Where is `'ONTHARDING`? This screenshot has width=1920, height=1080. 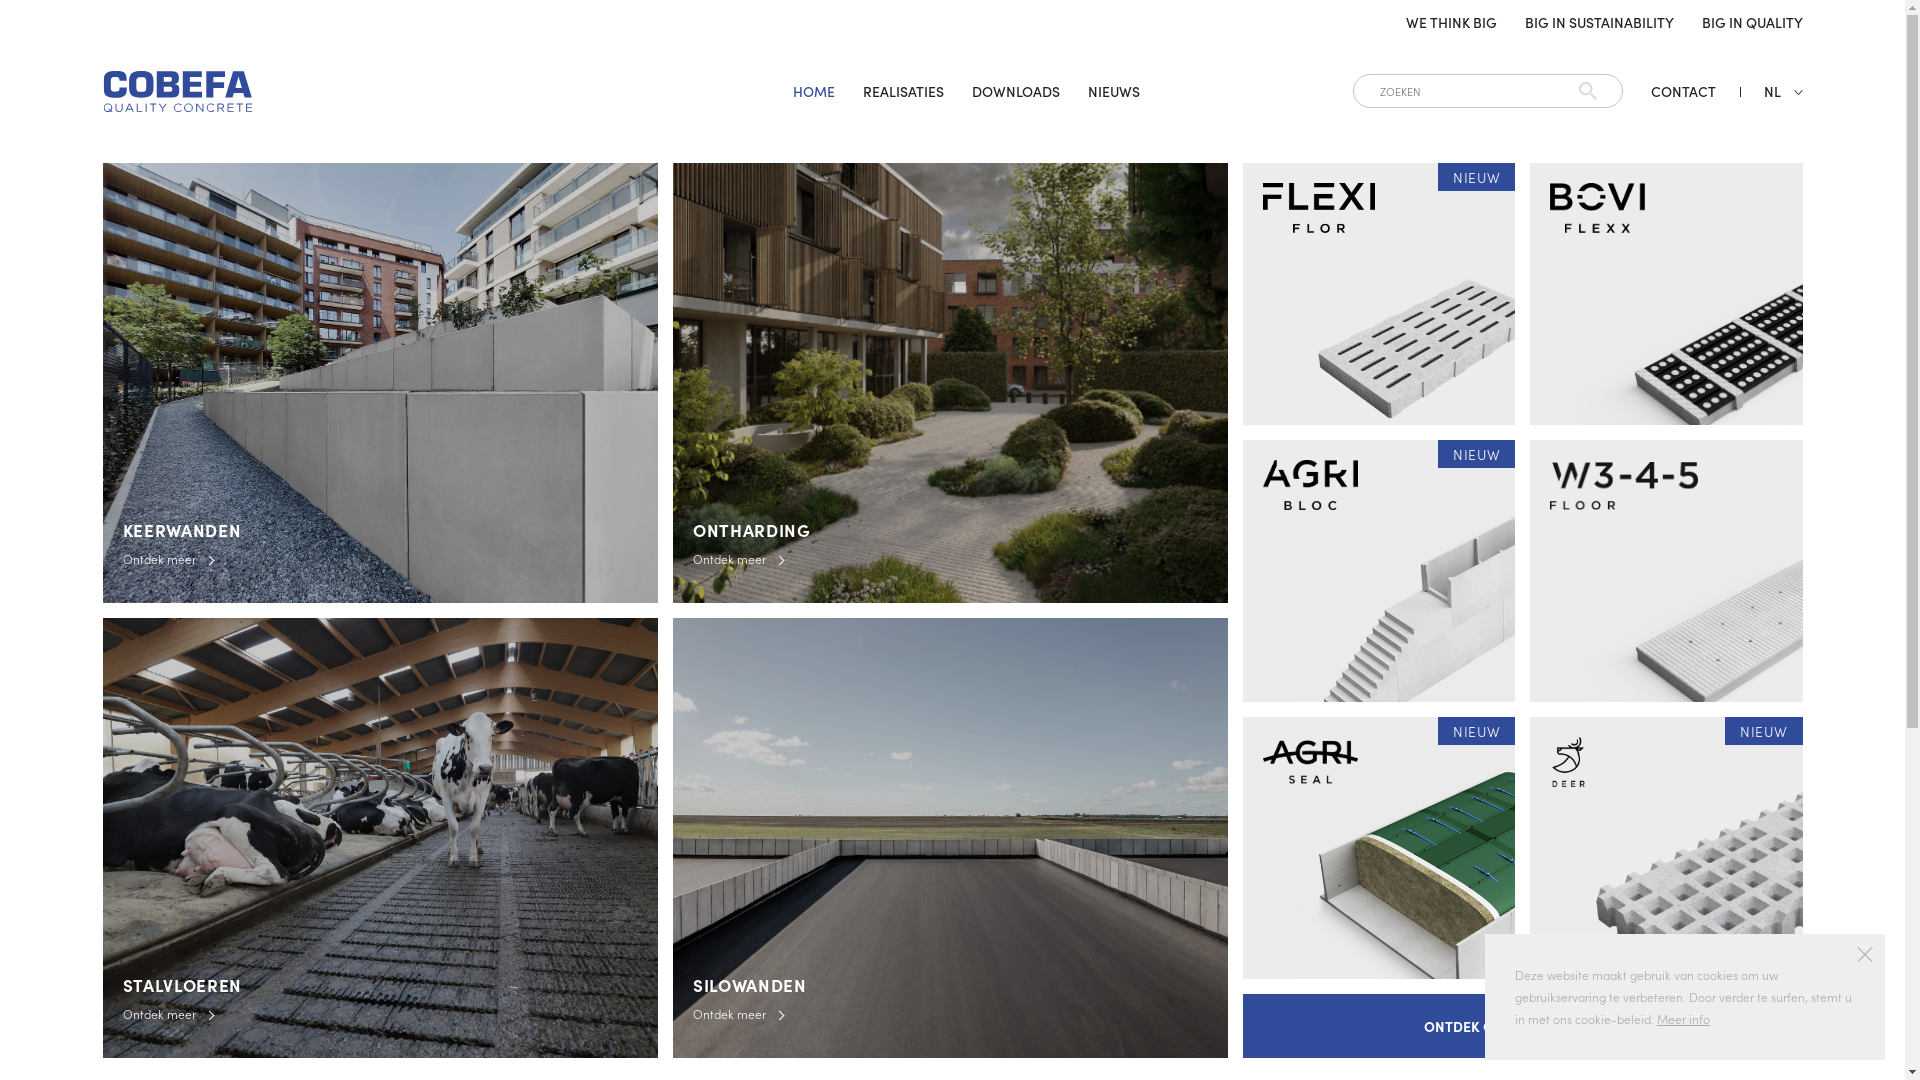 'ONTHARDING is located at coordinates (949, 382).